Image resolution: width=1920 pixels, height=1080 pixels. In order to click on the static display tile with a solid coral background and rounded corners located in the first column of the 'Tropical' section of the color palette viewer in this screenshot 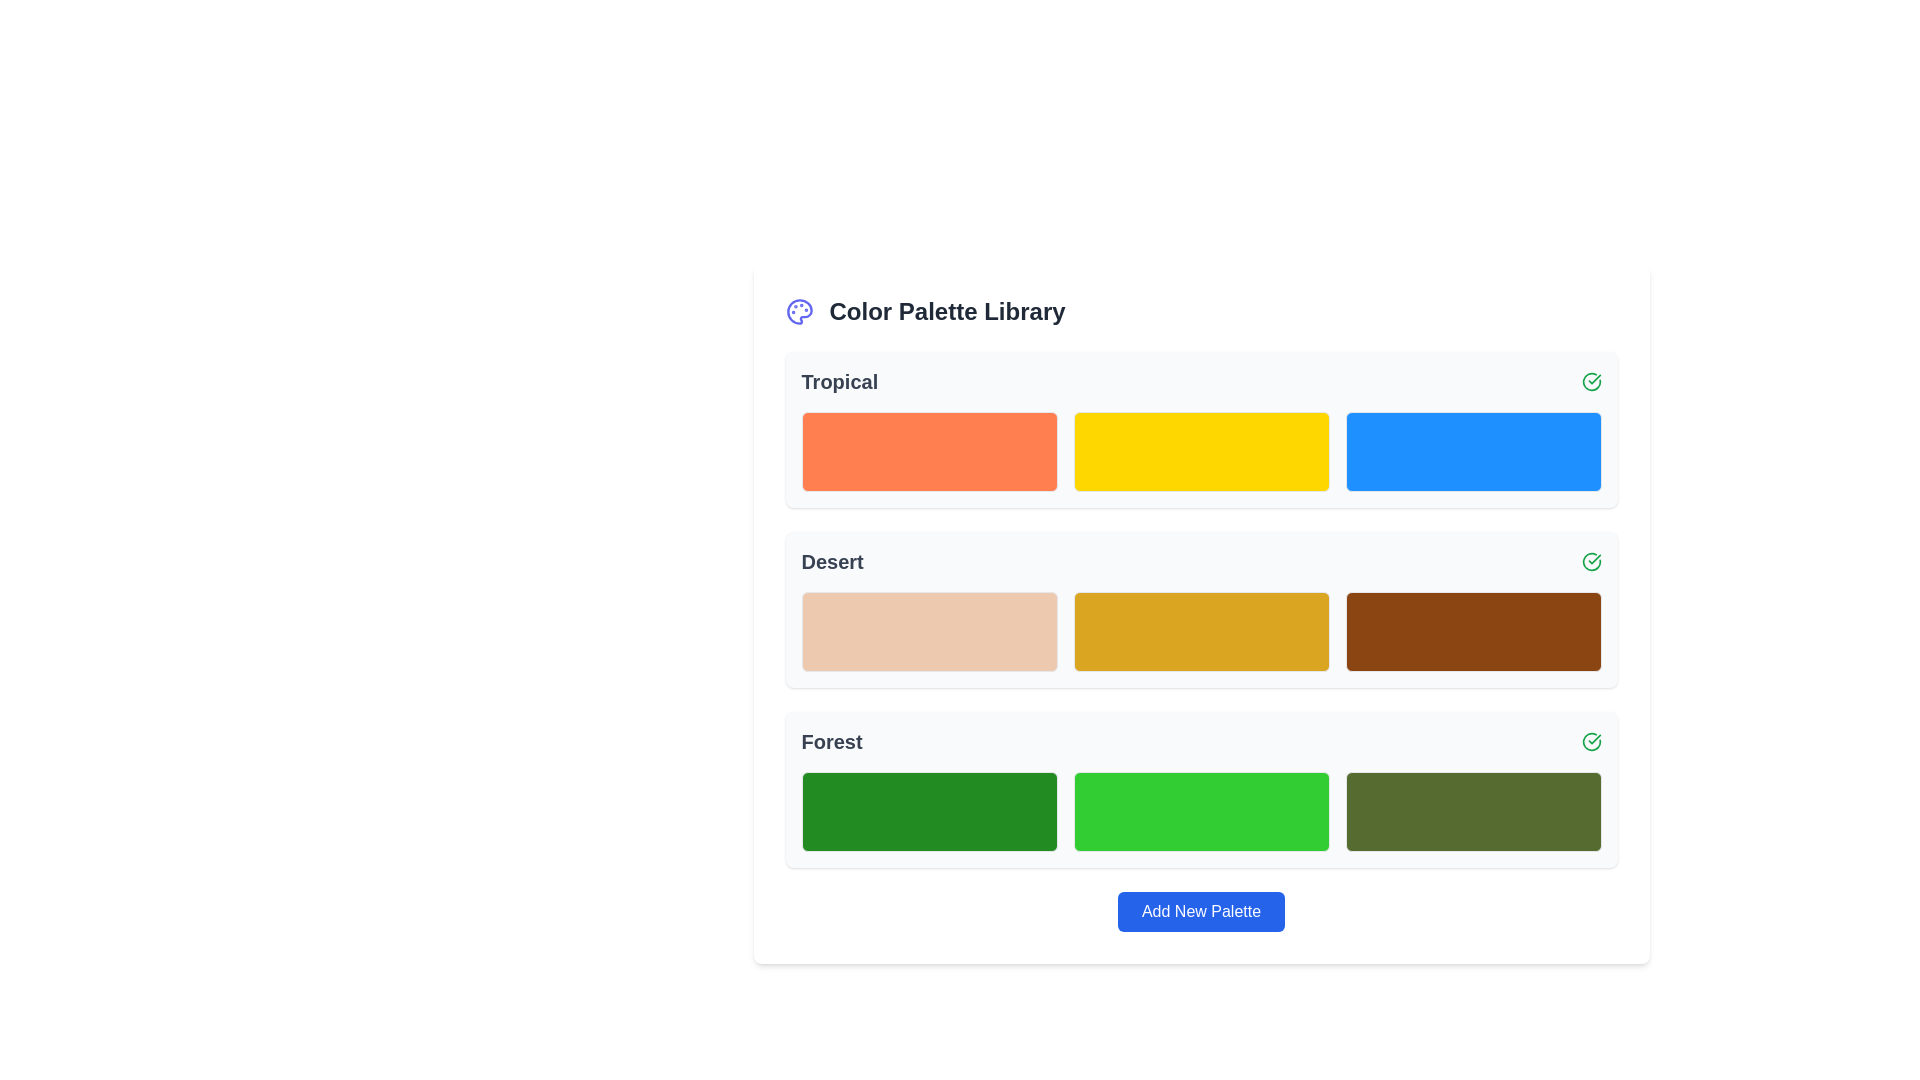, I will do `click(928, 451)`.